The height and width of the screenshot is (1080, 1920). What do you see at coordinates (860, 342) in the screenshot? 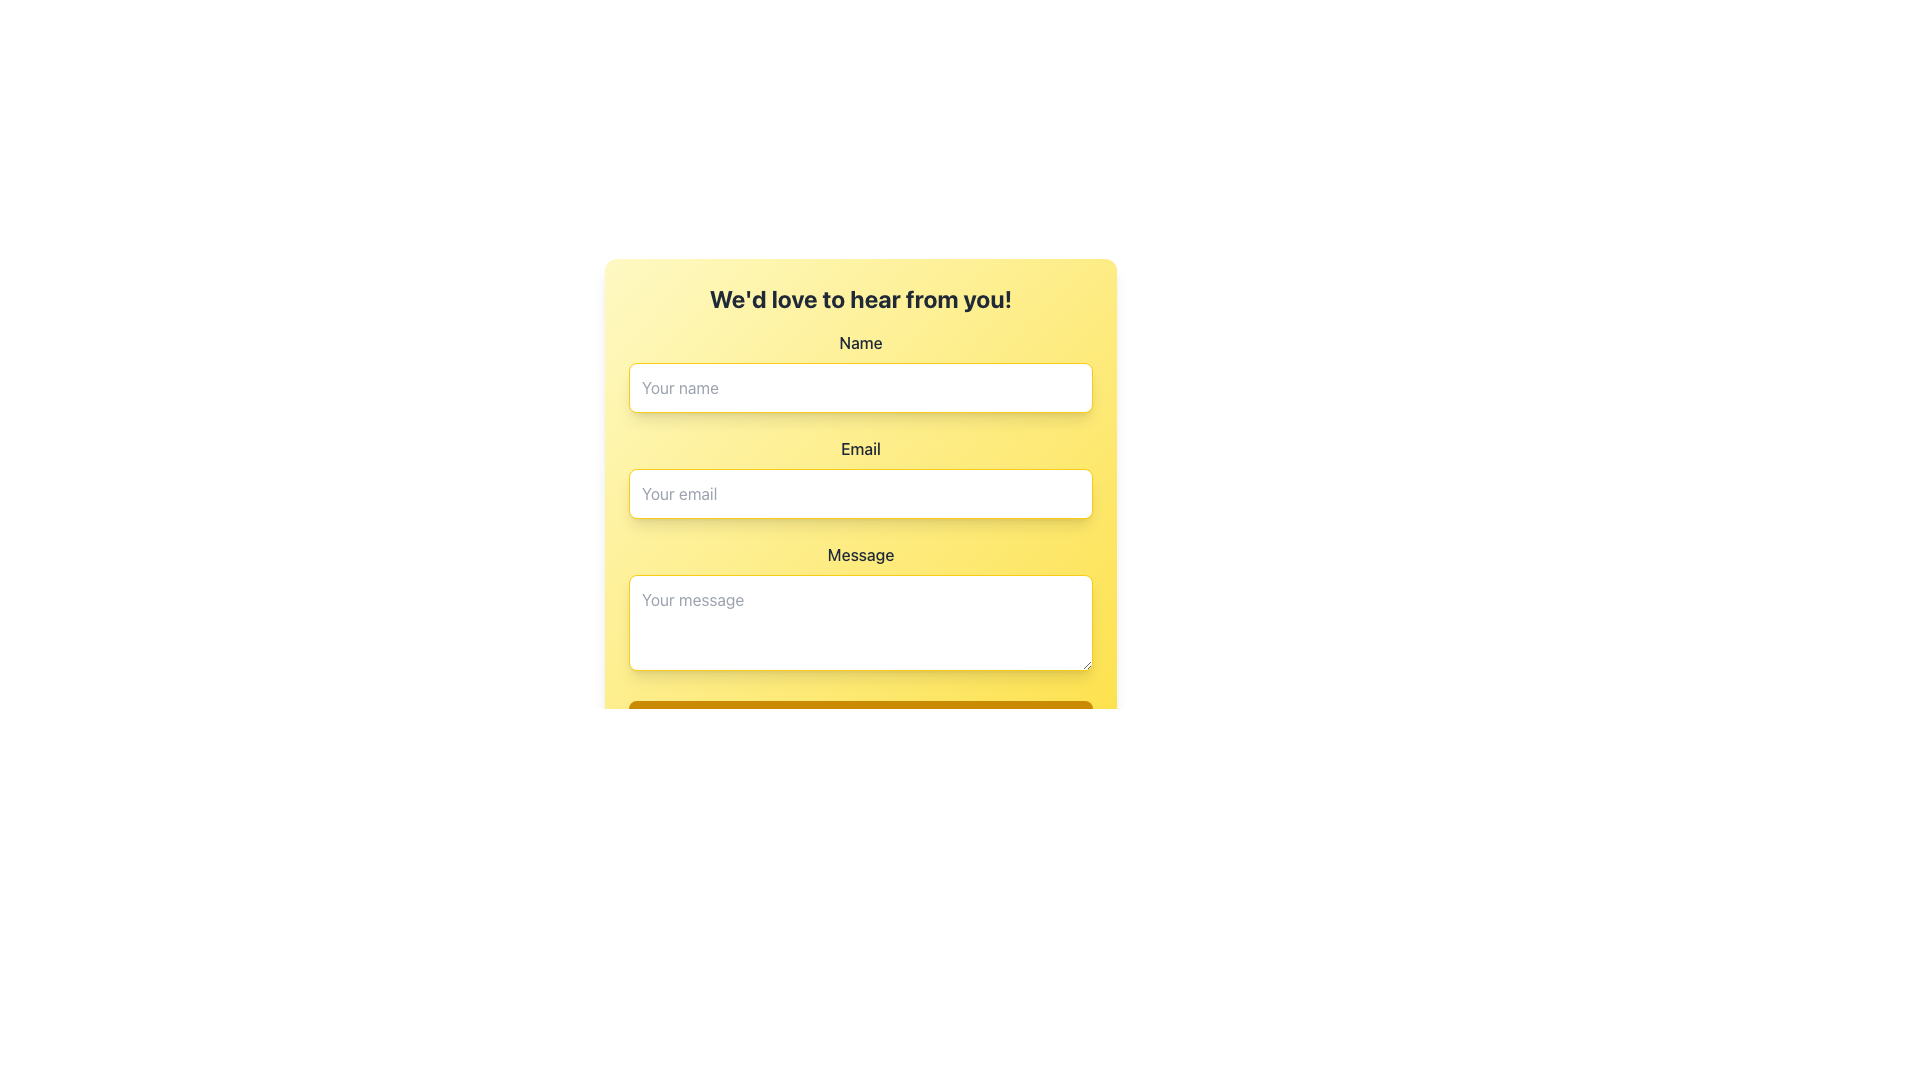
I see `the Text Label that identifies the input field for entering a name, positioned above the corresponding input field with the placeholder 'Your name.'` at bounding box center [860, 342].